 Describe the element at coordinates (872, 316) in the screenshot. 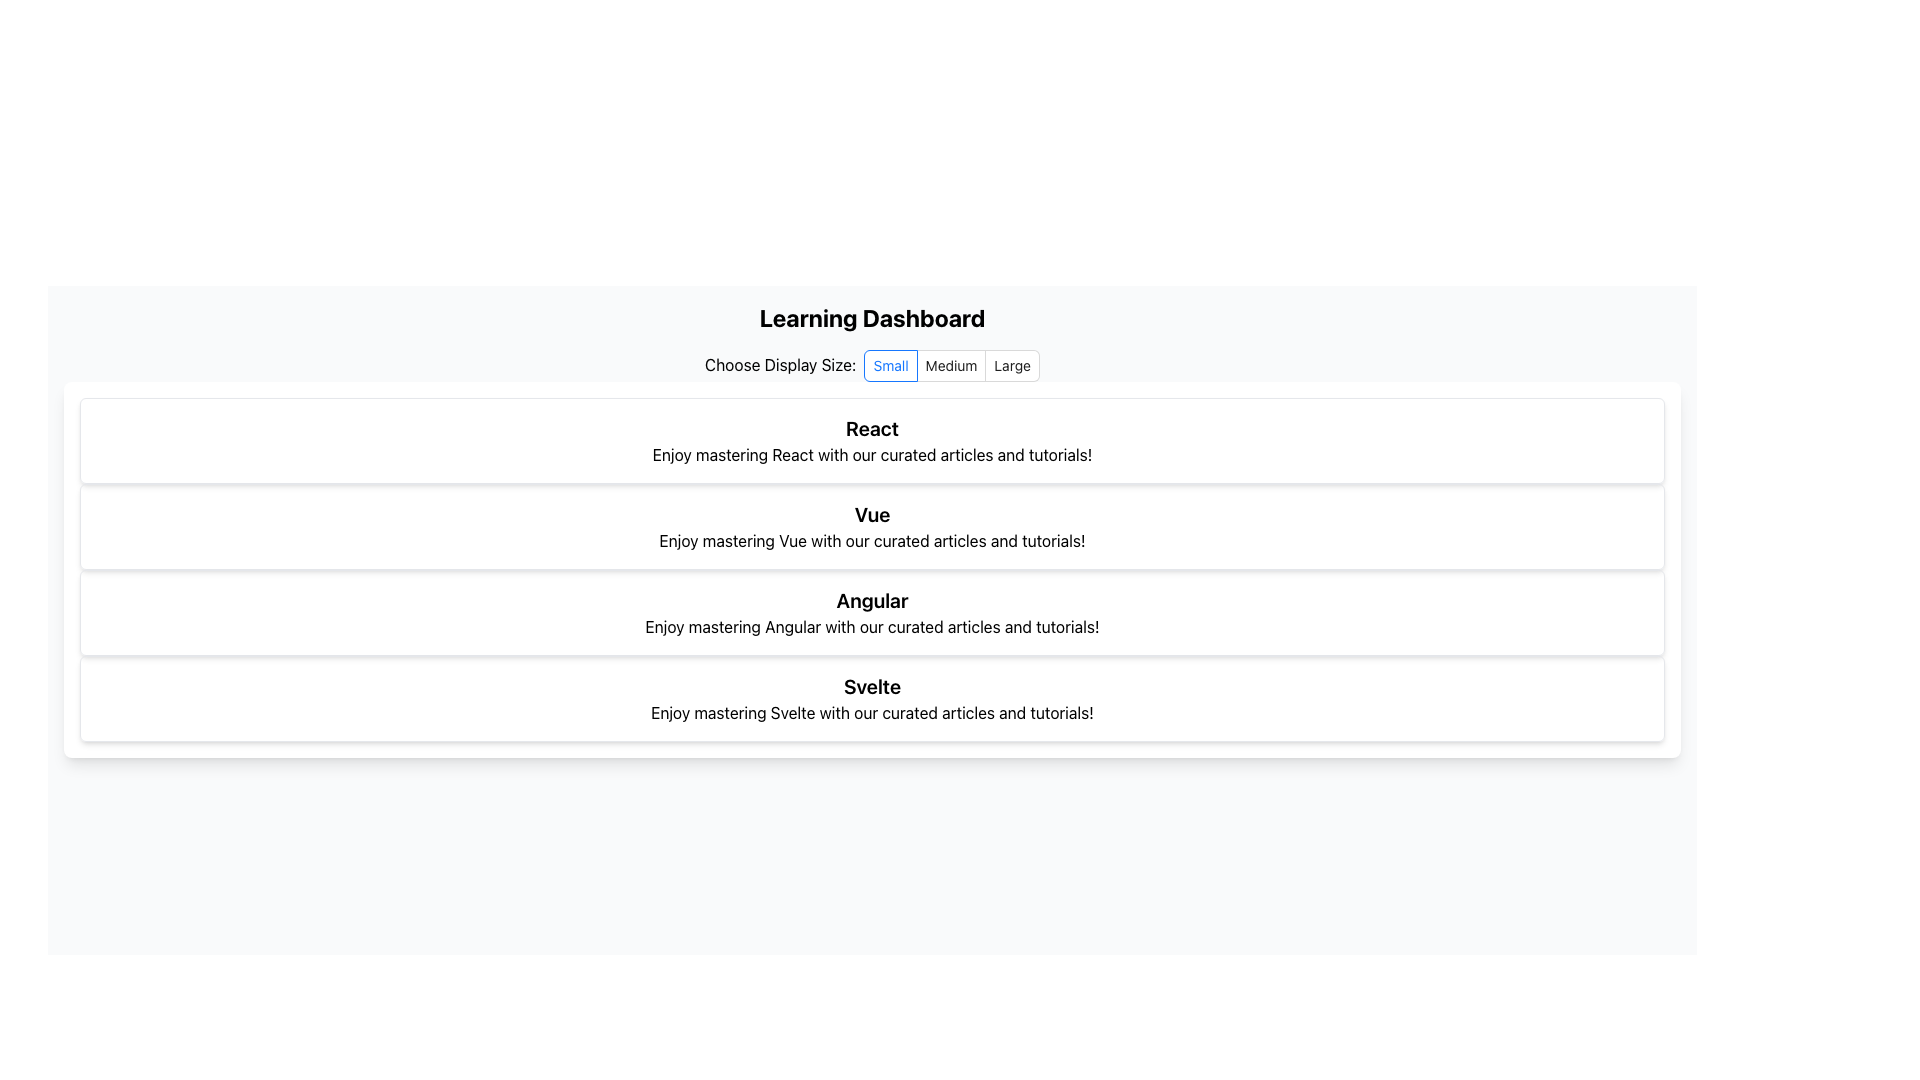

I see `the text header displaying 'Learning Dashboard', which is prominently centered at the top of the dashboard layout` at that location.